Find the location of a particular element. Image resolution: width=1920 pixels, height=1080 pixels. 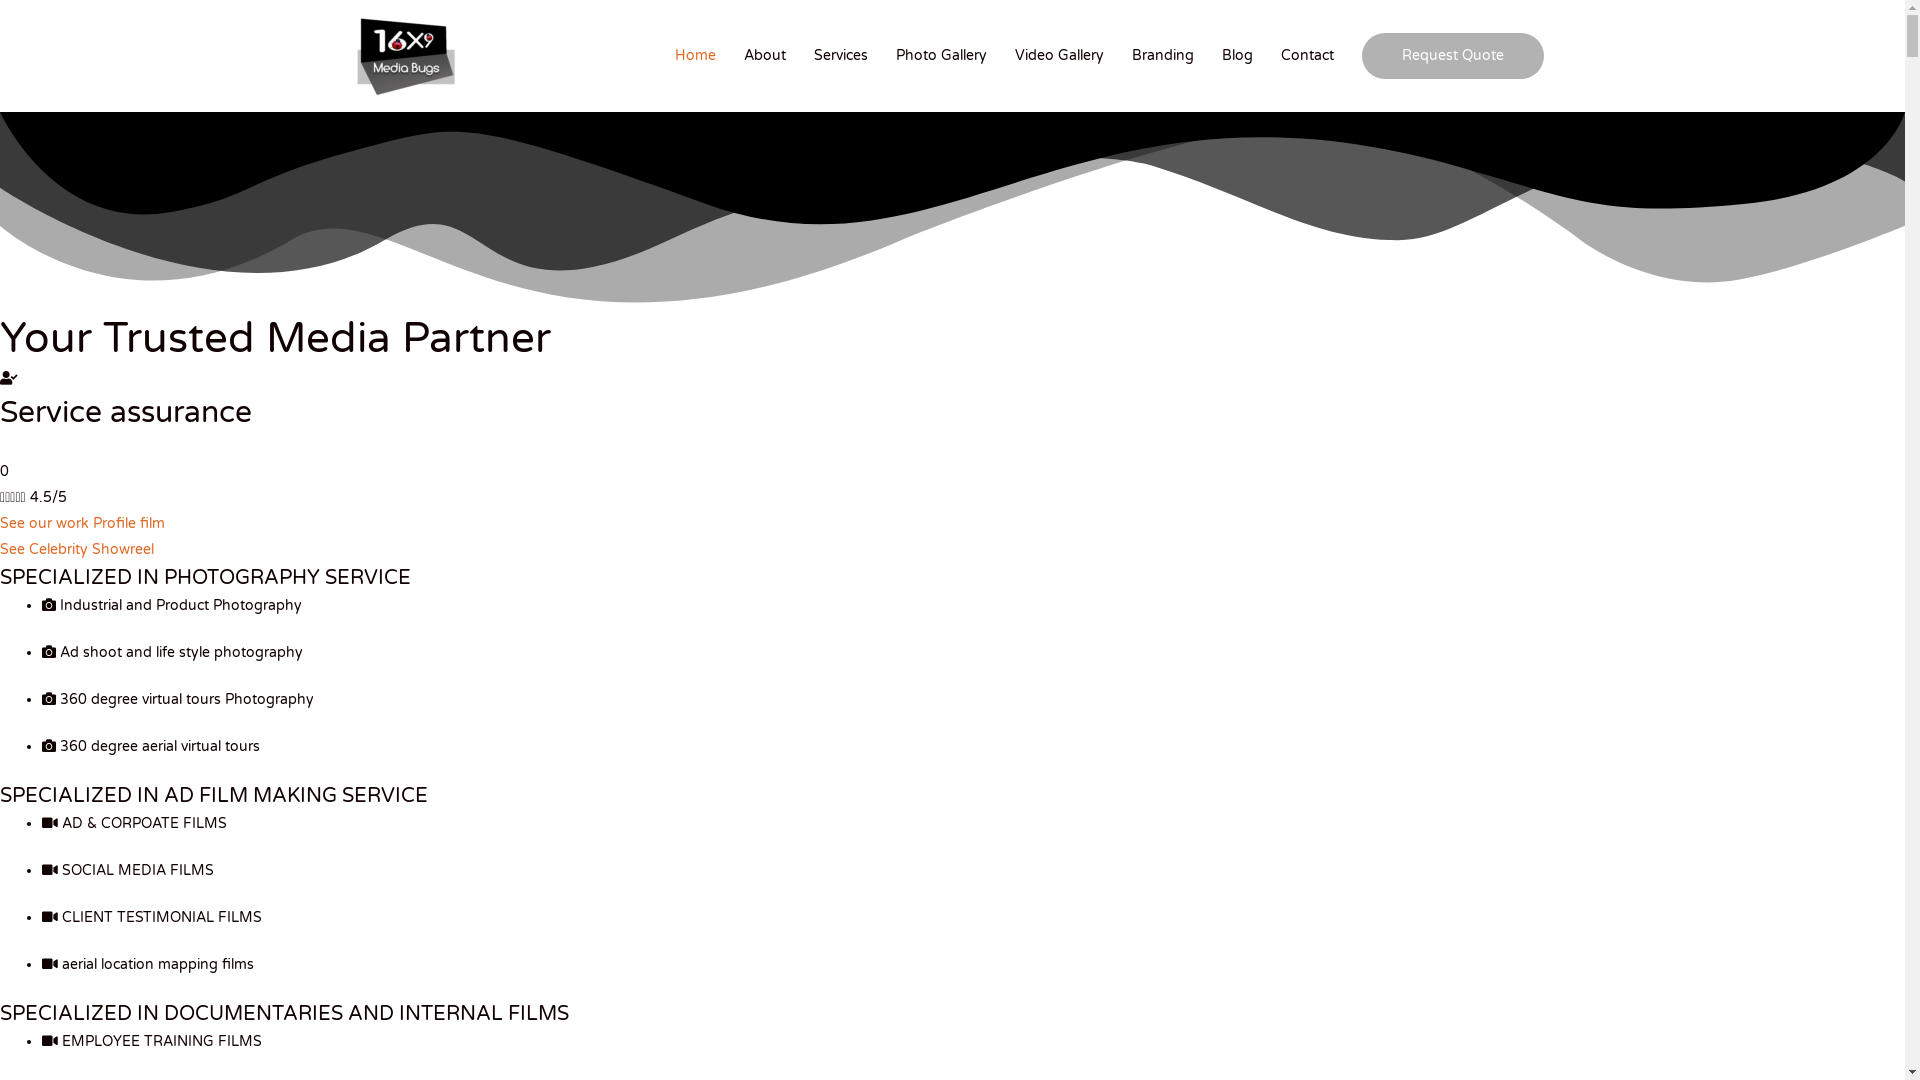

'Video Gallery' is located at coordinates (1058, 55).